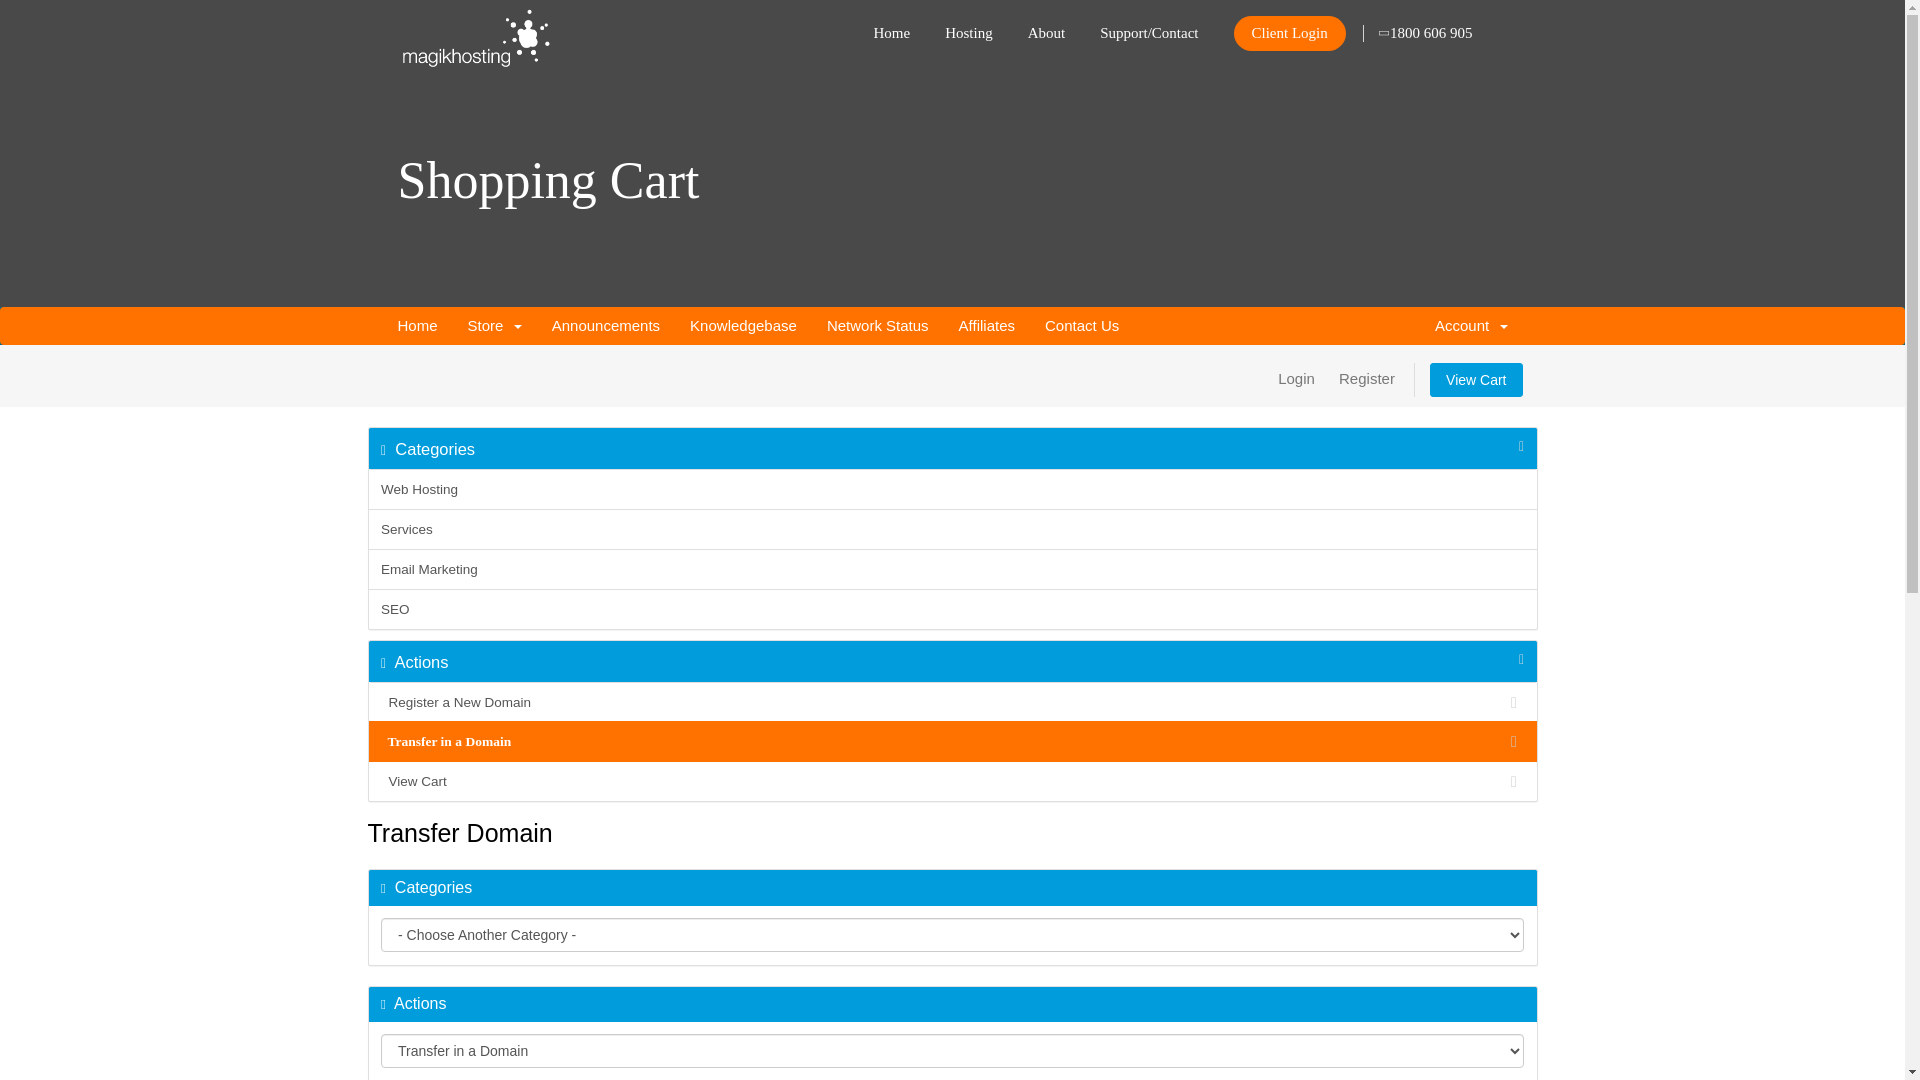  What do you see at coordinates (1080, 325) in the screenshot?
I see `'Contact Us'` at bounding box center [1080, 325].